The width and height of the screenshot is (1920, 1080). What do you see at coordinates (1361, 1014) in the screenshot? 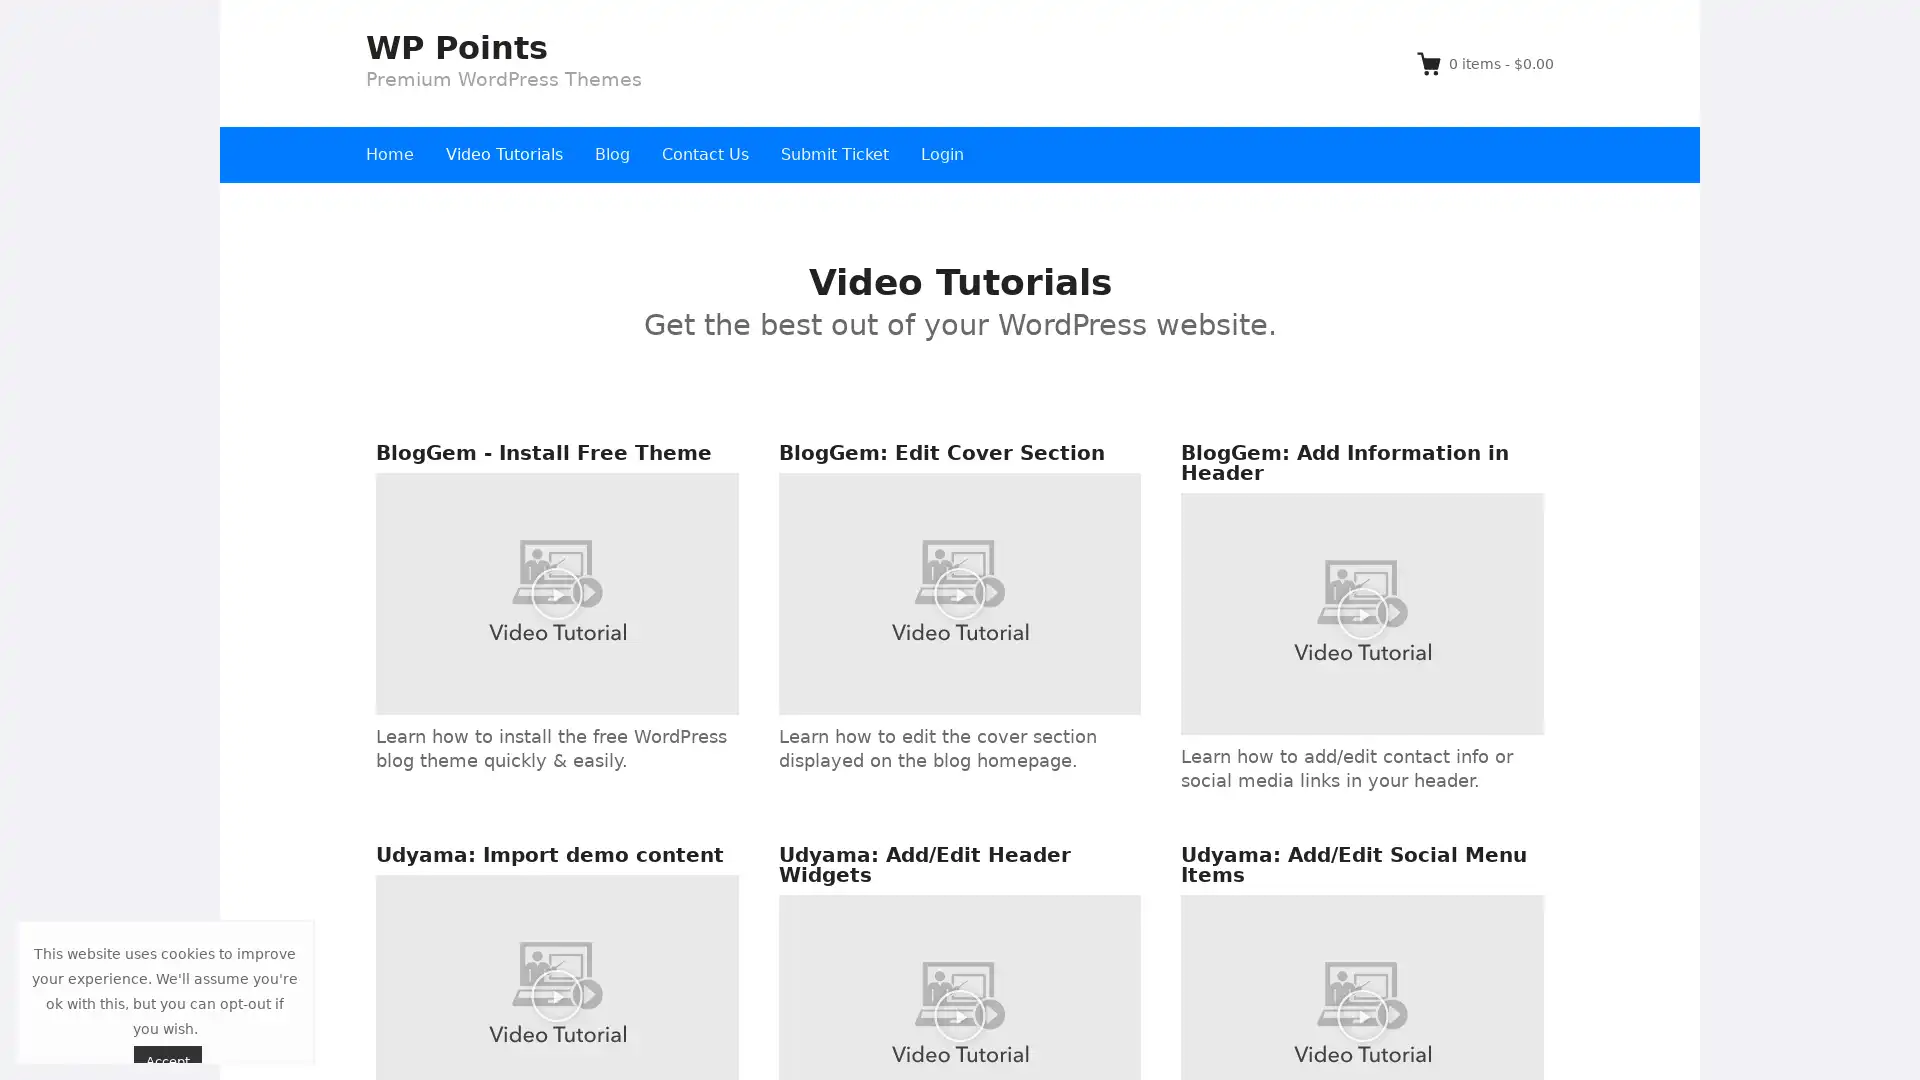
I see `Play Video` at bounding box center [1361, 1014].